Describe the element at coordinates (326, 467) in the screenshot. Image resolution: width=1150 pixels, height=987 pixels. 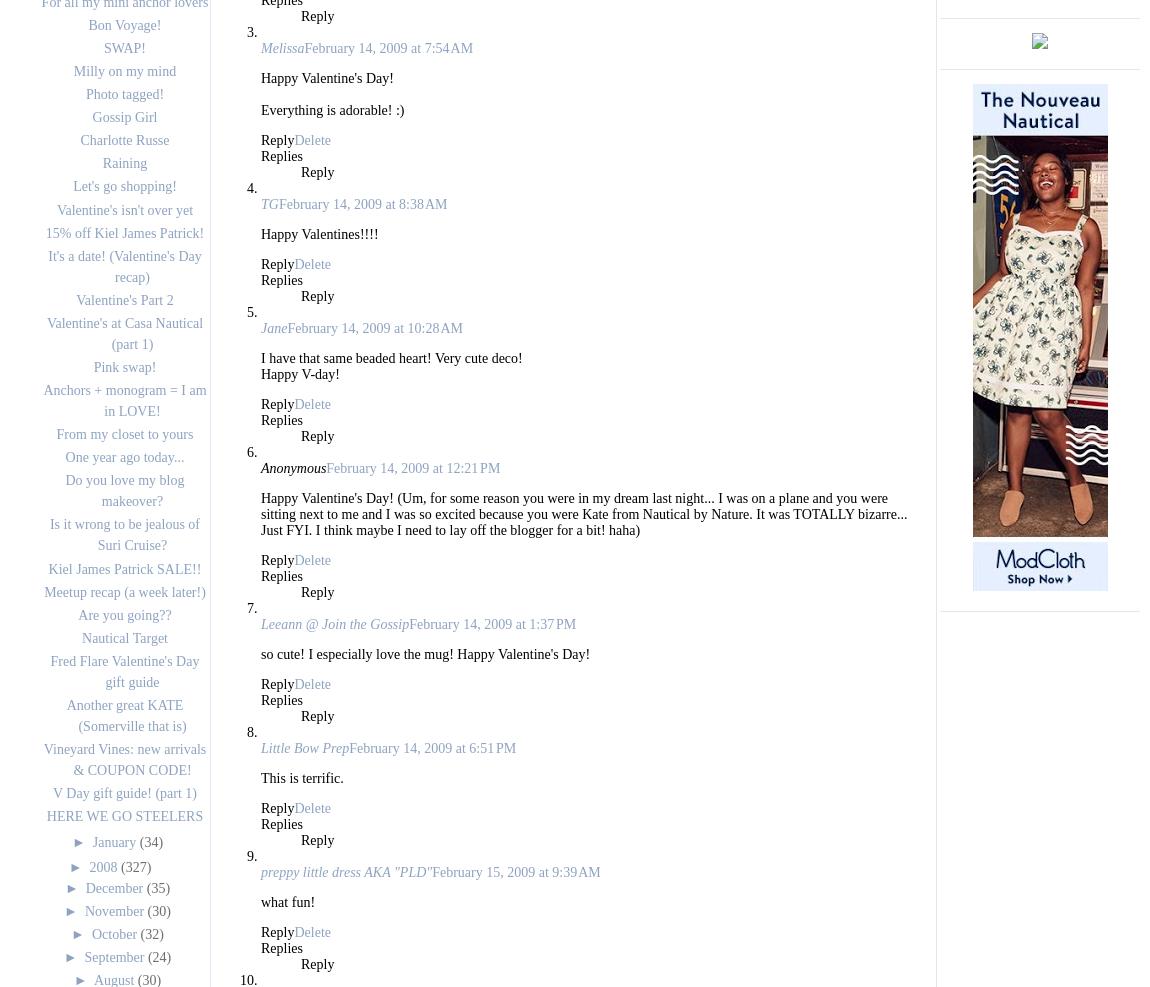
I see `'February 14, 2009 at 12:21 PM'` at that location.